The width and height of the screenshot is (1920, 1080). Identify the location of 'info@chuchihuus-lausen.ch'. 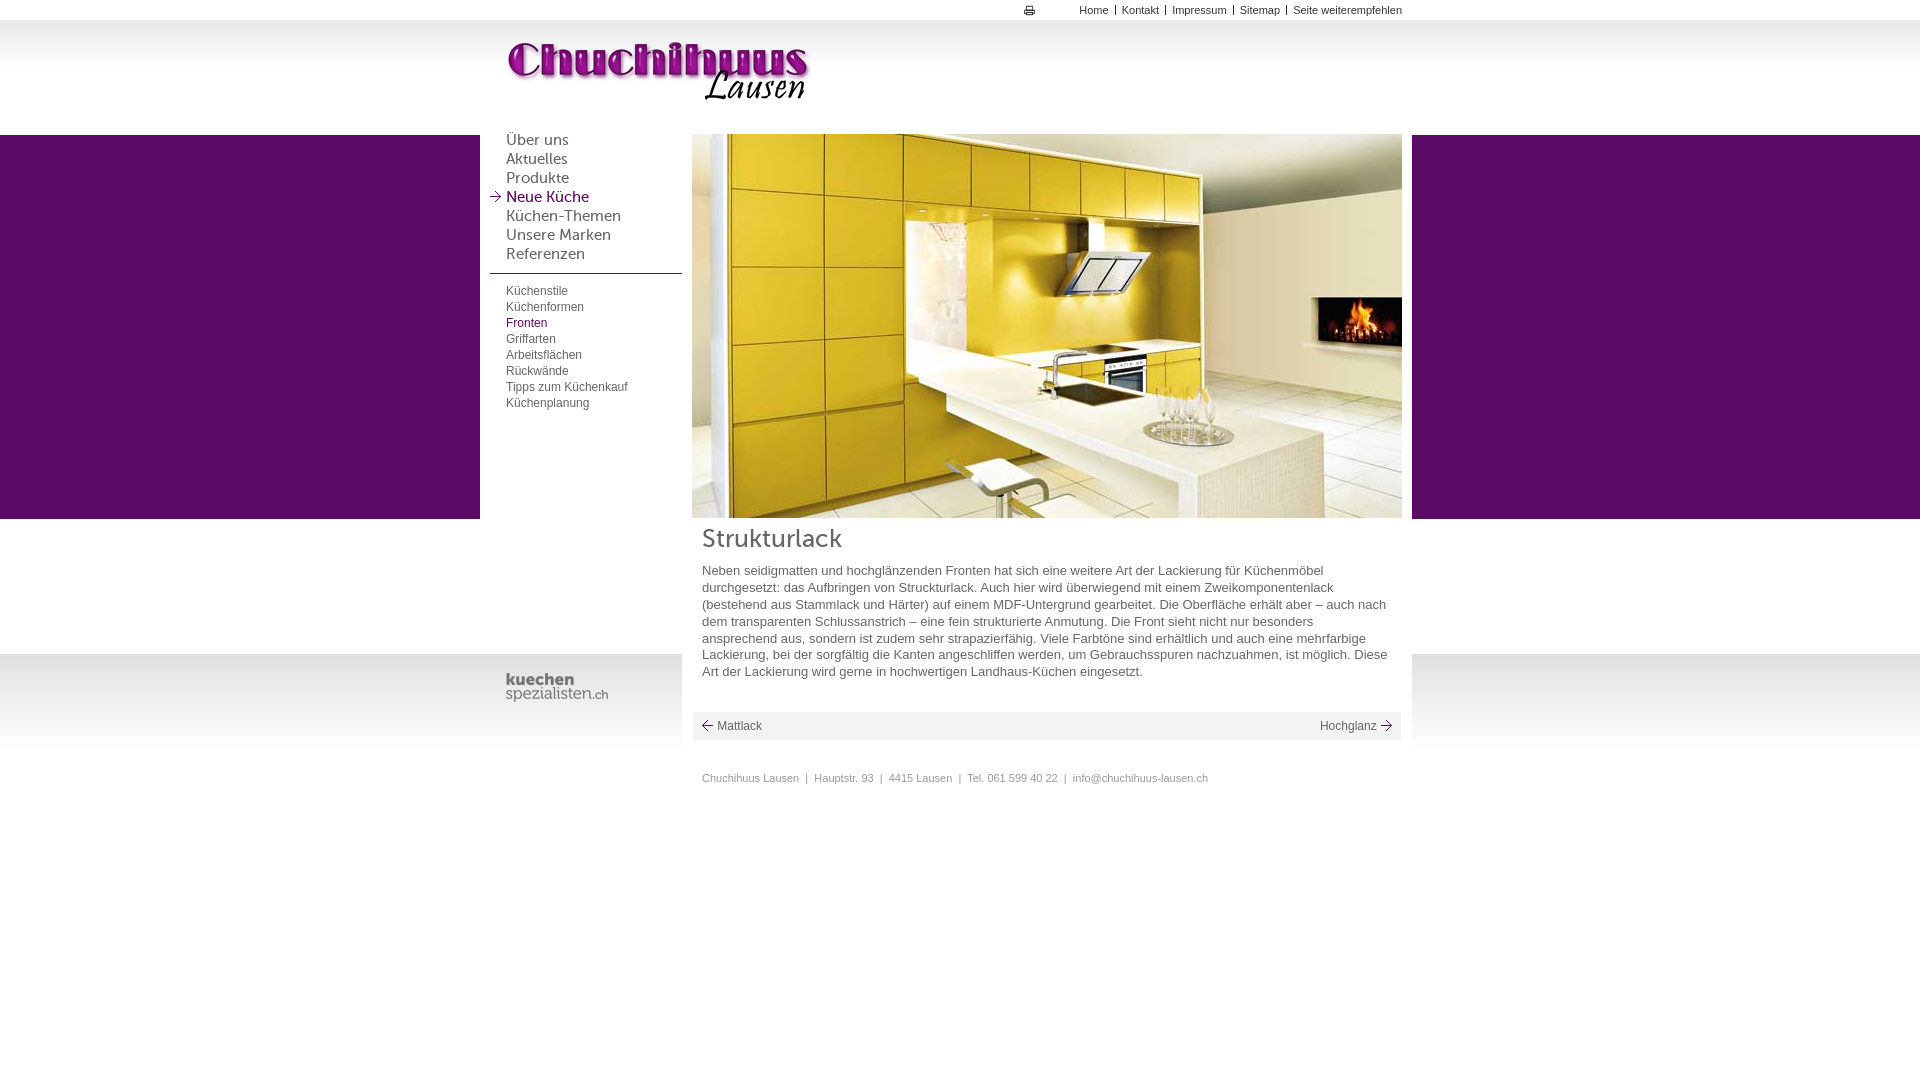
(1140, 777).